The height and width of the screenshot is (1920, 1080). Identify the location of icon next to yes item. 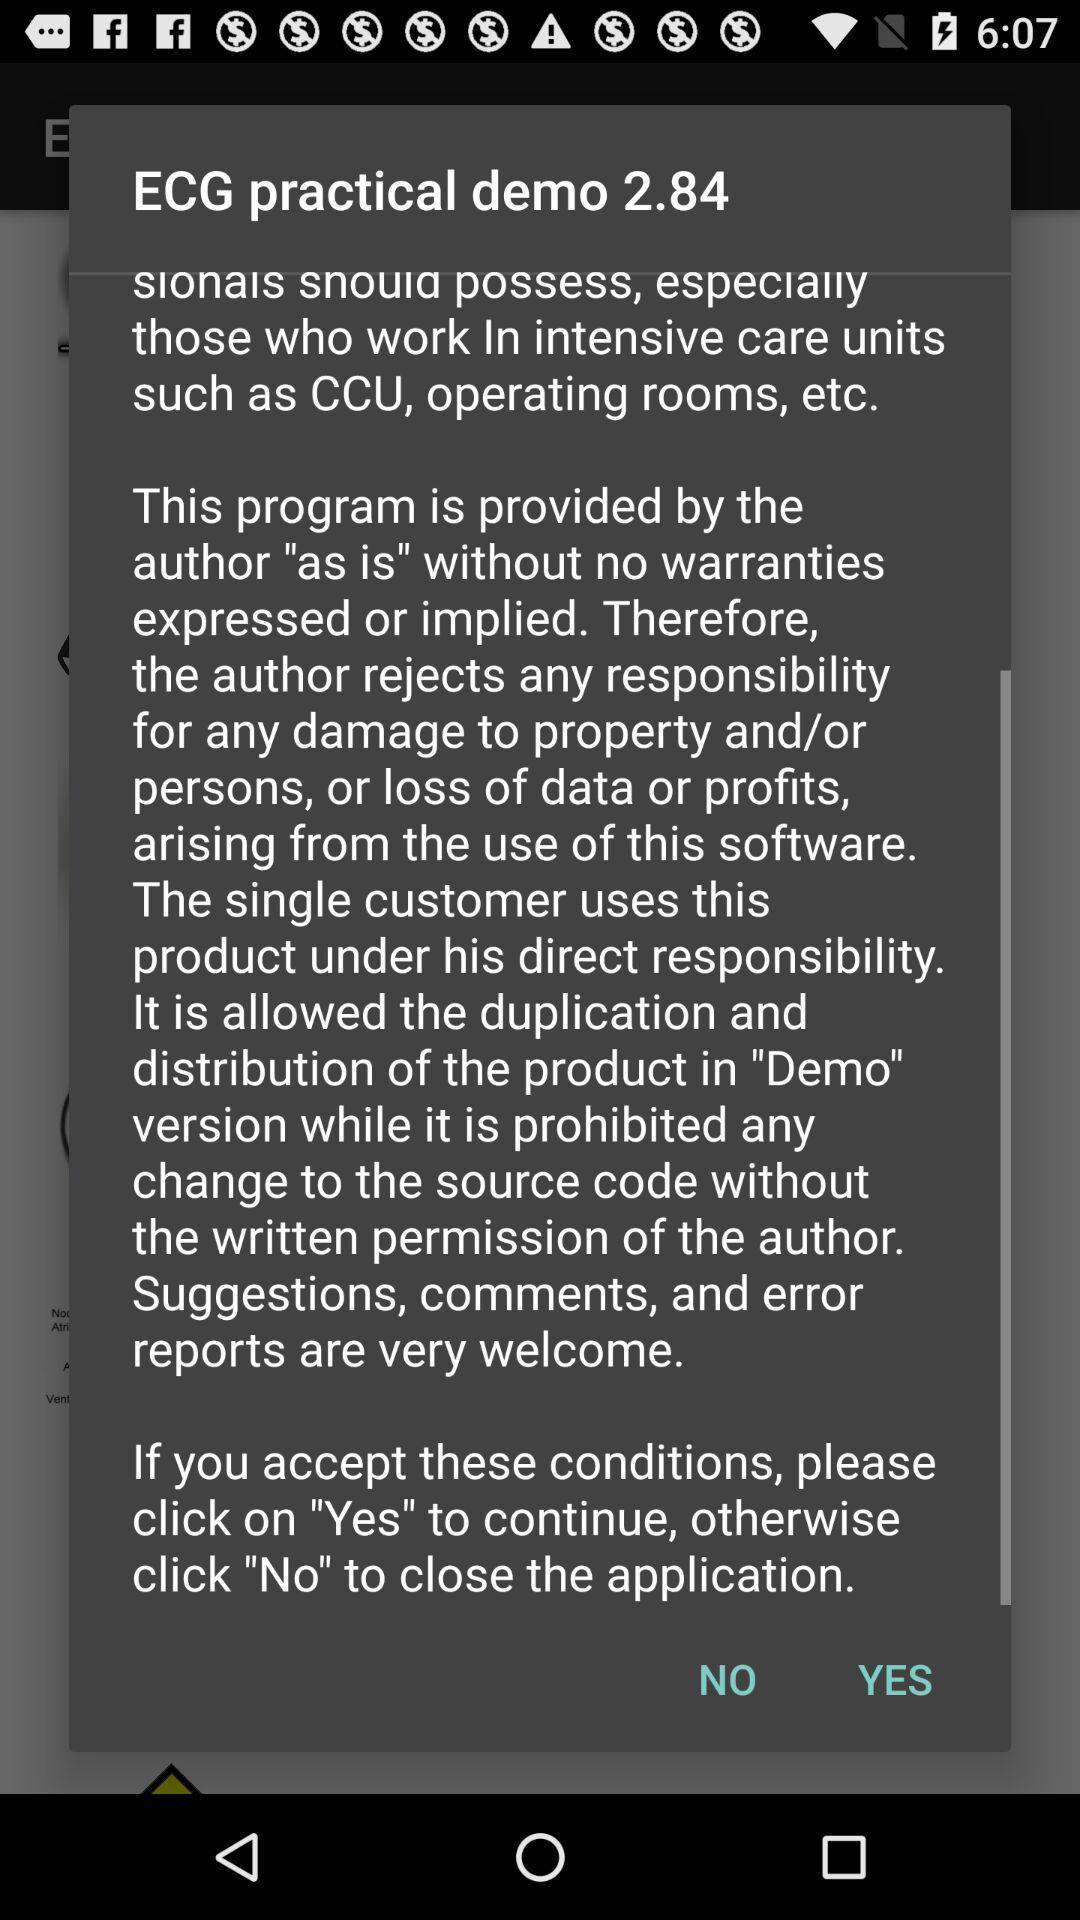
(727, 1678).